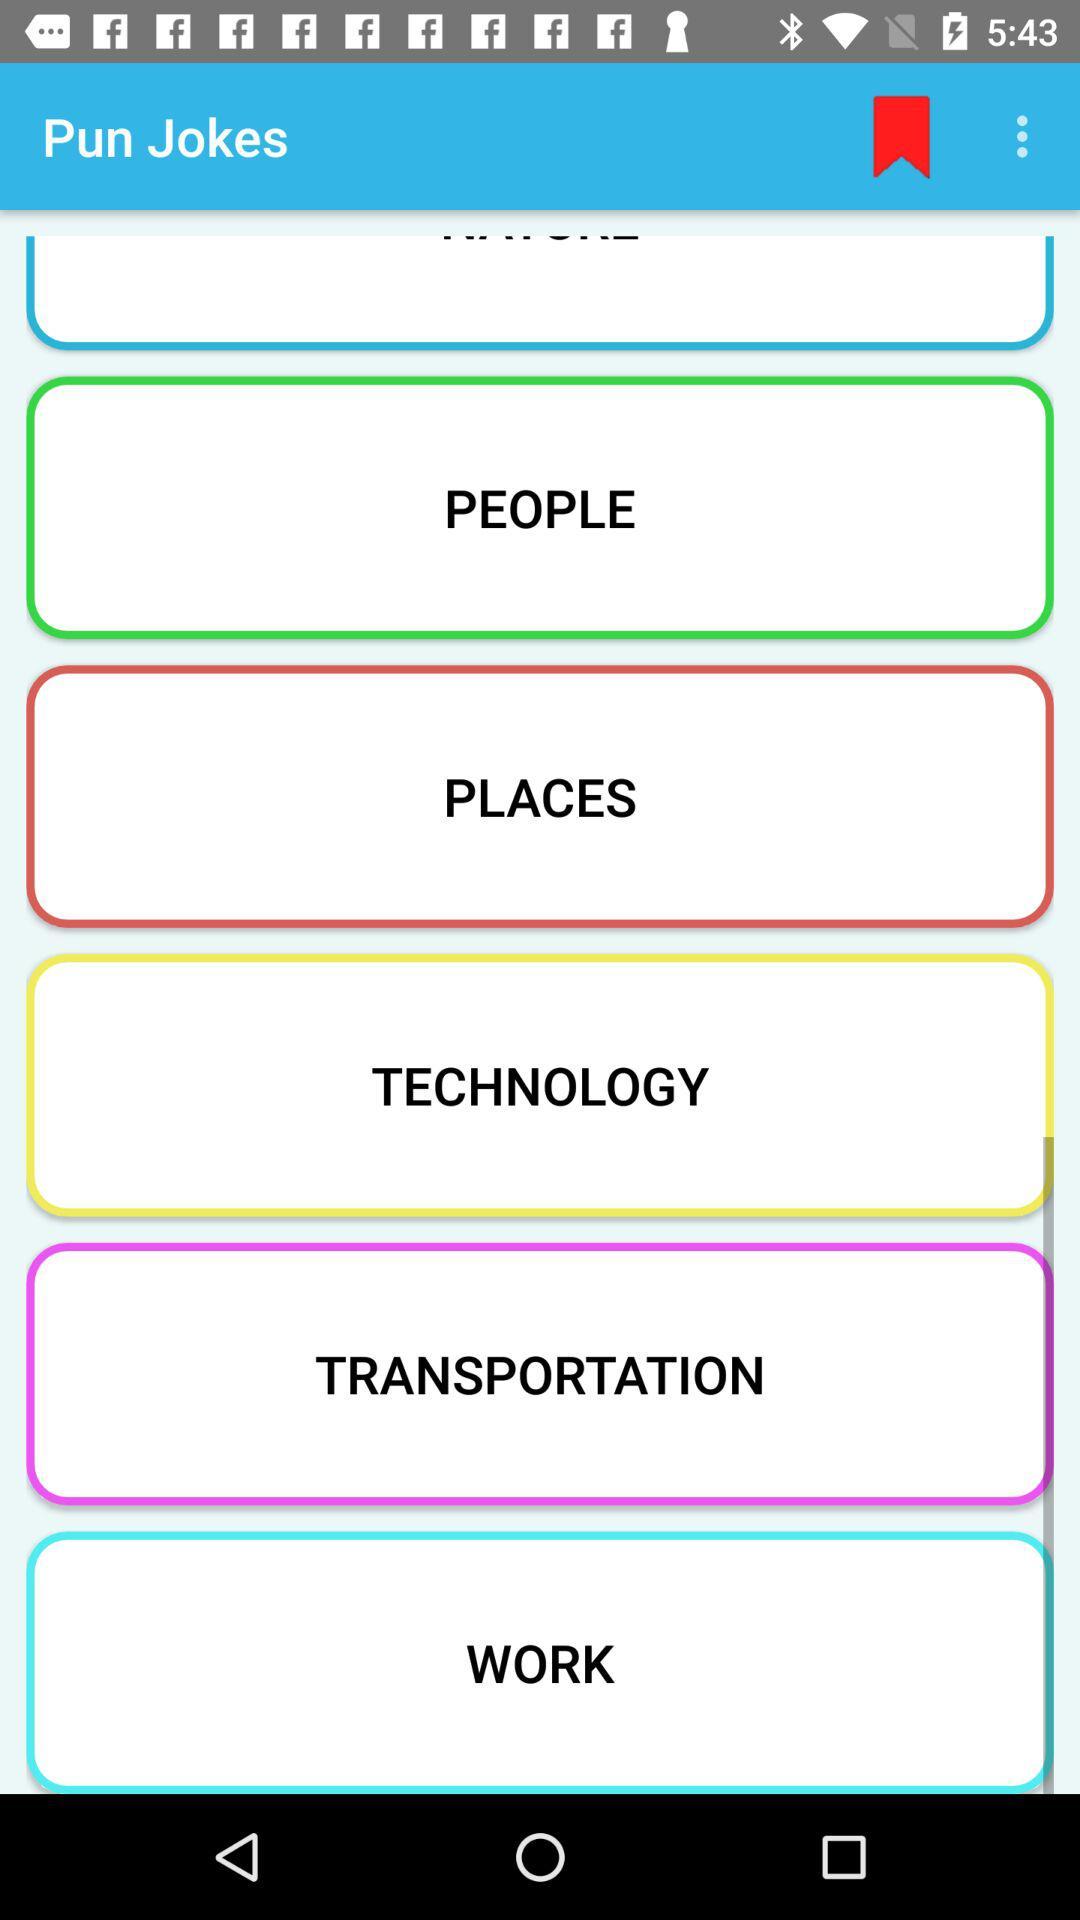 This screenshot has width=1080, height=1920. I want to click on technology, so click(540, 1084).